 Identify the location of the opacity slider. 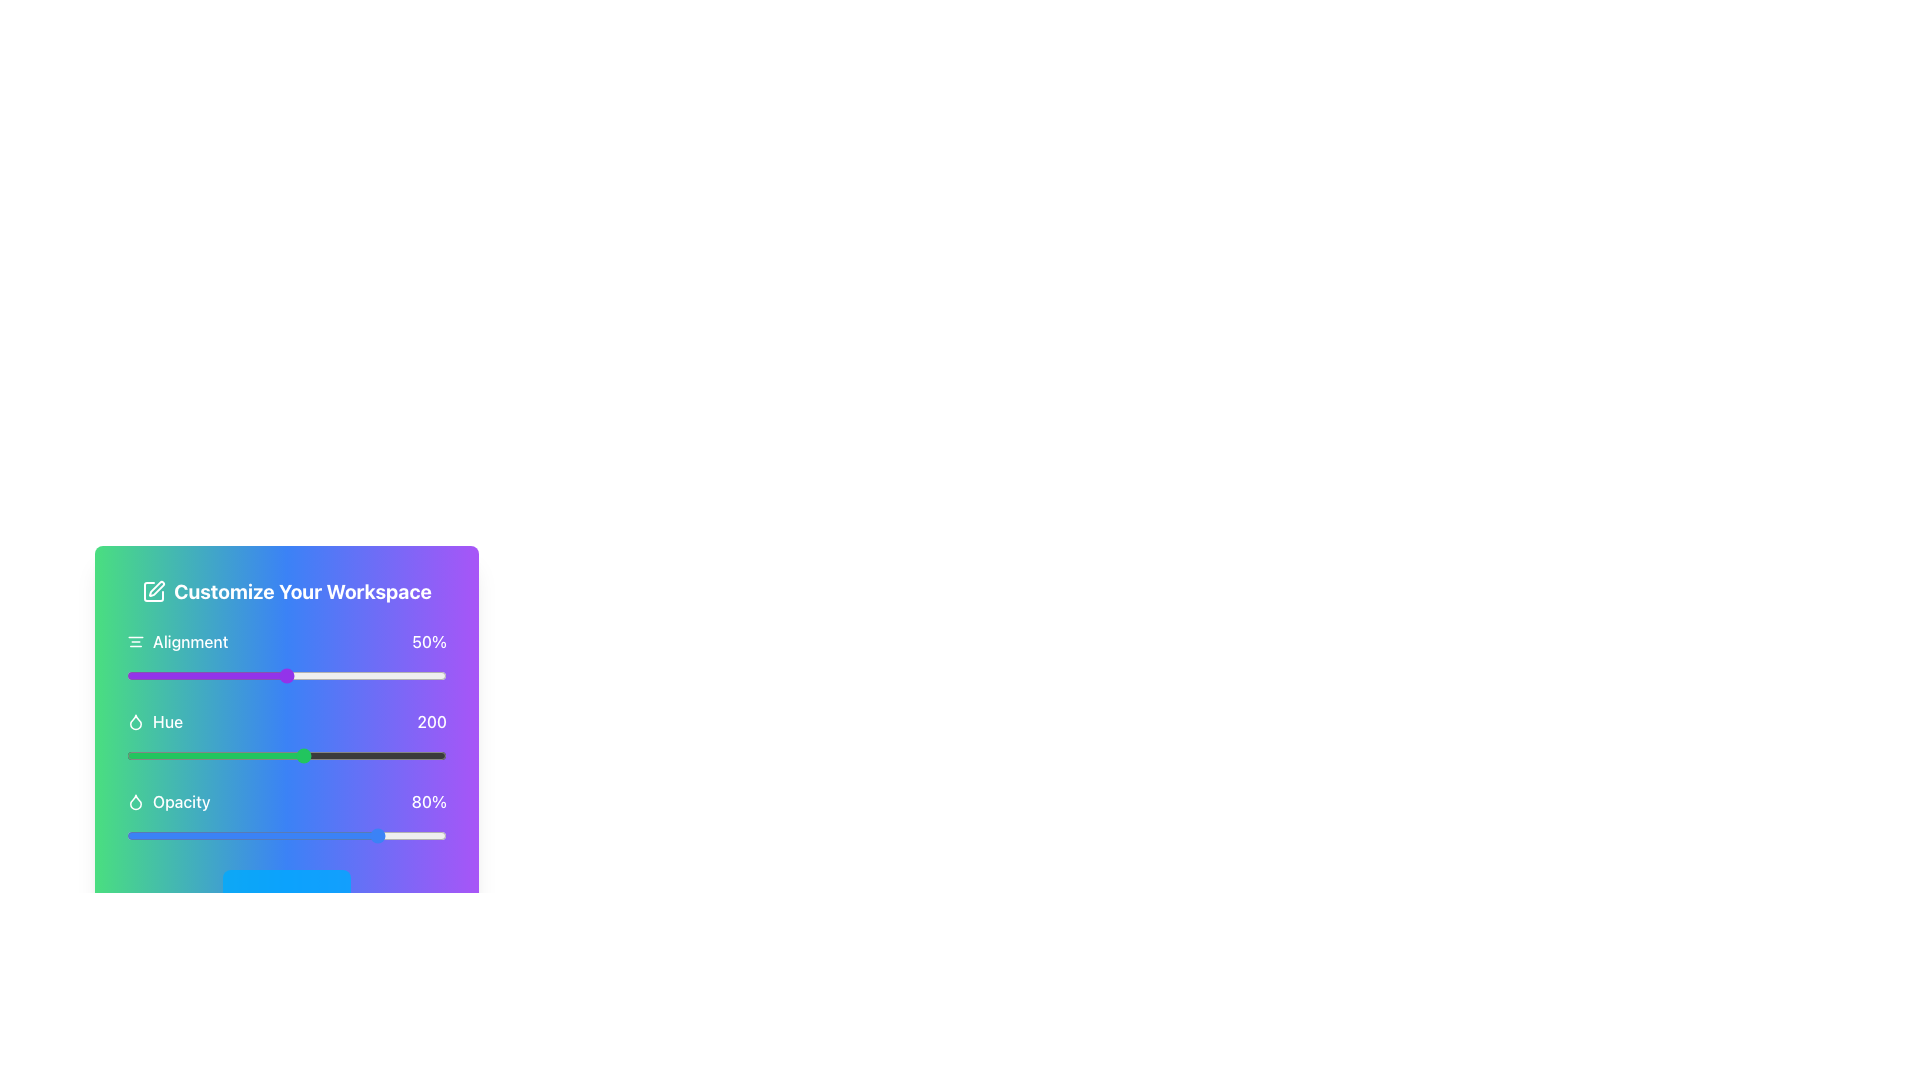
(157, 836).